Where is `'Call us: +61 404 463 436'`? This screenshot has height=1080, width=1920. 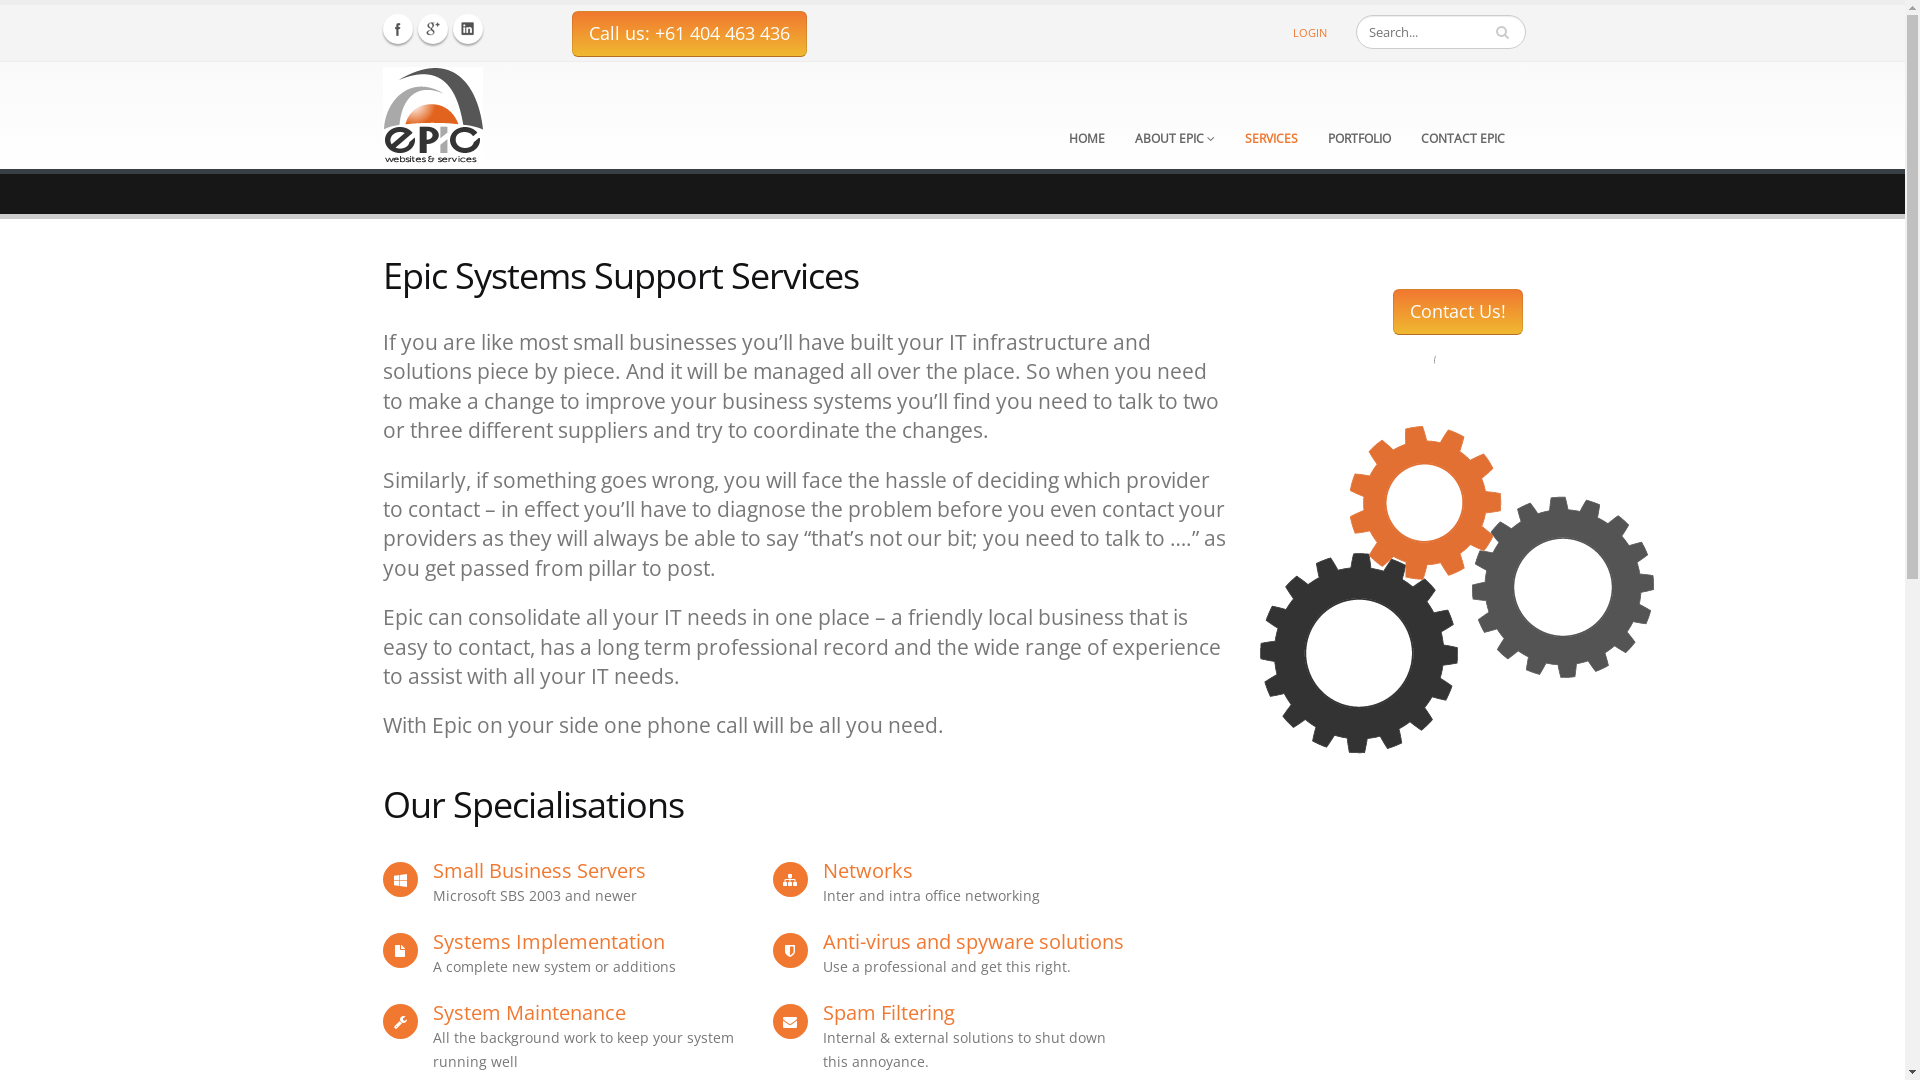 'Call us: +61 404 463 436' is located at coordinates (689, 34).